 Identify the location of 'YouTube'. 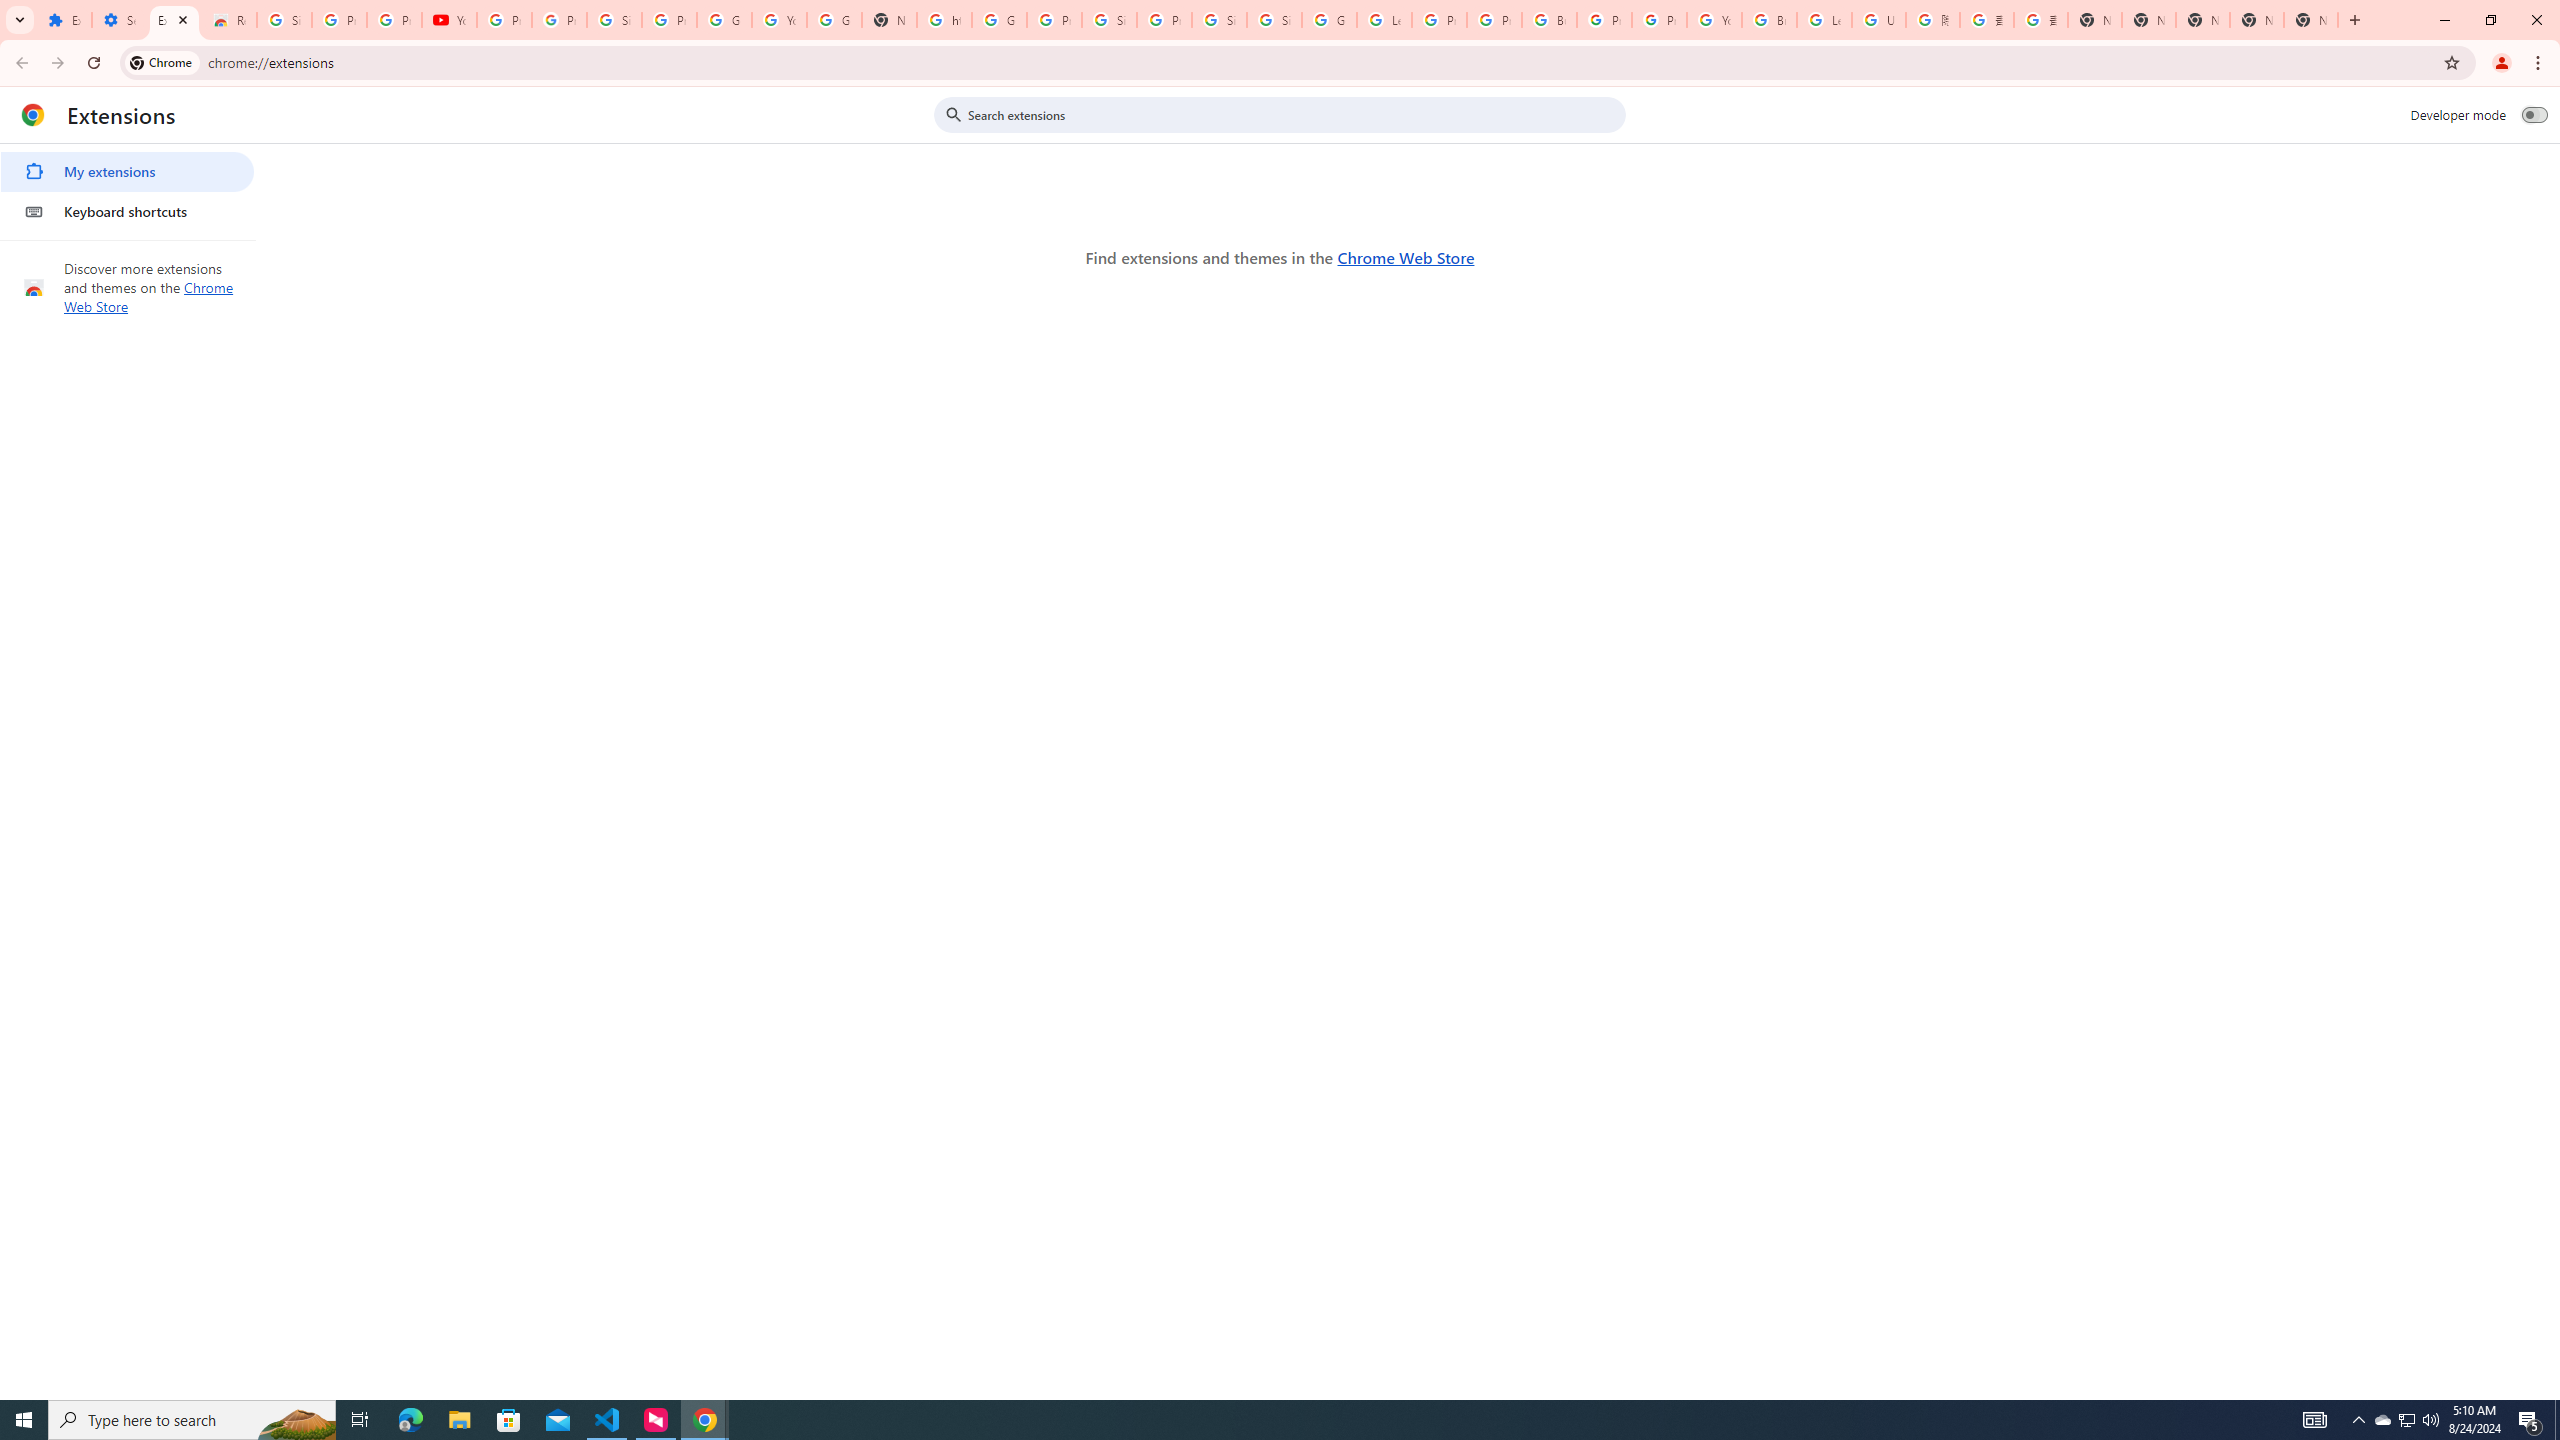
(448, 19).